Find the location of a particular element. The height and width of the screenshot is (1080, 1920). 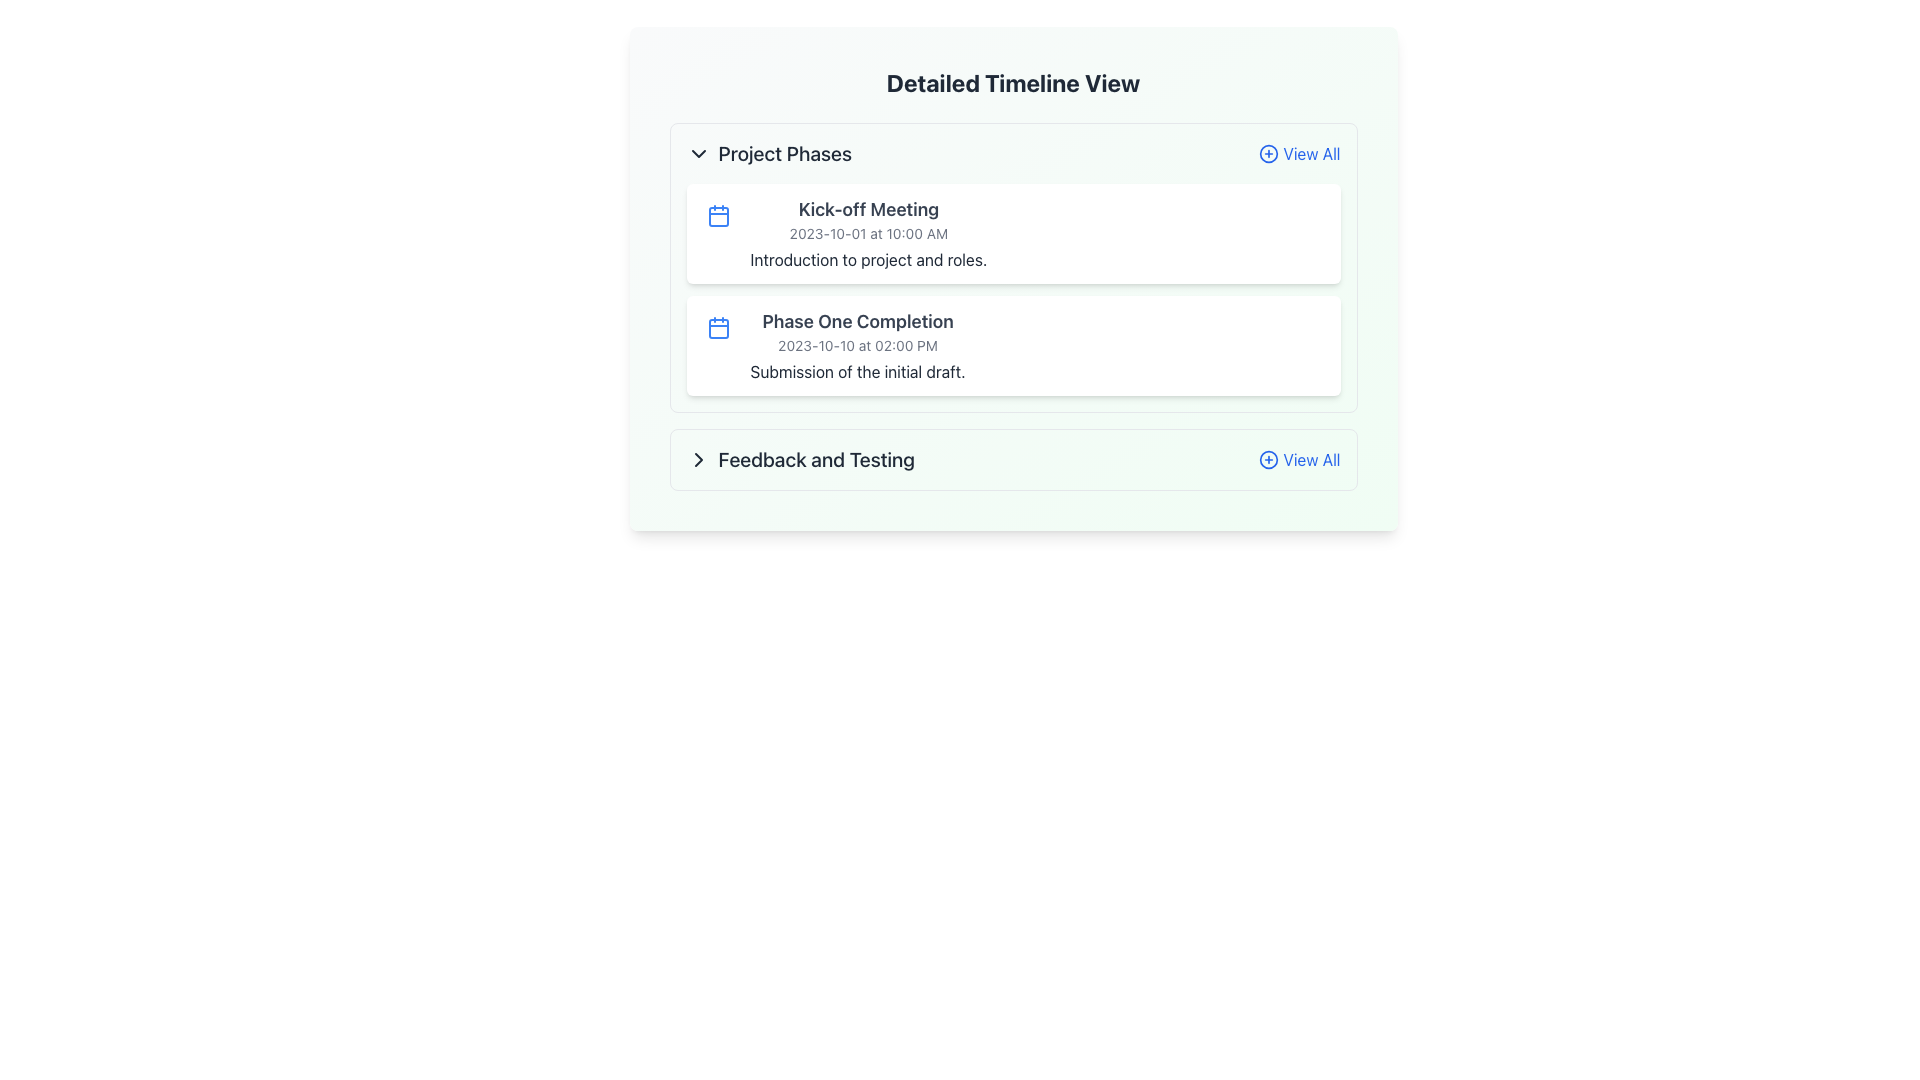

the calendar icon with a minimalist design, which is located to the left of the meeting title and date under the 'Kick-off Meeting' entry in 'Project Phases' is located at coordinates (718, 216).